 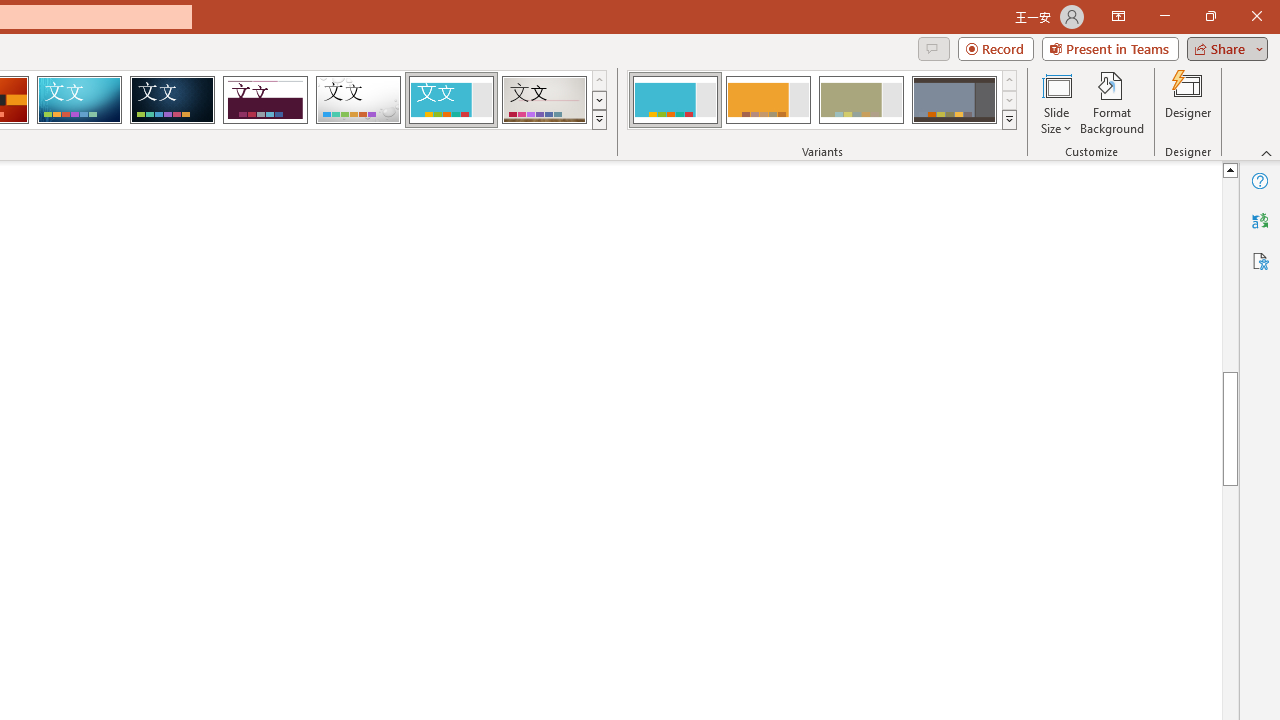 What do you see at coordinates (1111, 103) in the screenshot?
I see `'Format Background'` at bounding box center [1111, 103].